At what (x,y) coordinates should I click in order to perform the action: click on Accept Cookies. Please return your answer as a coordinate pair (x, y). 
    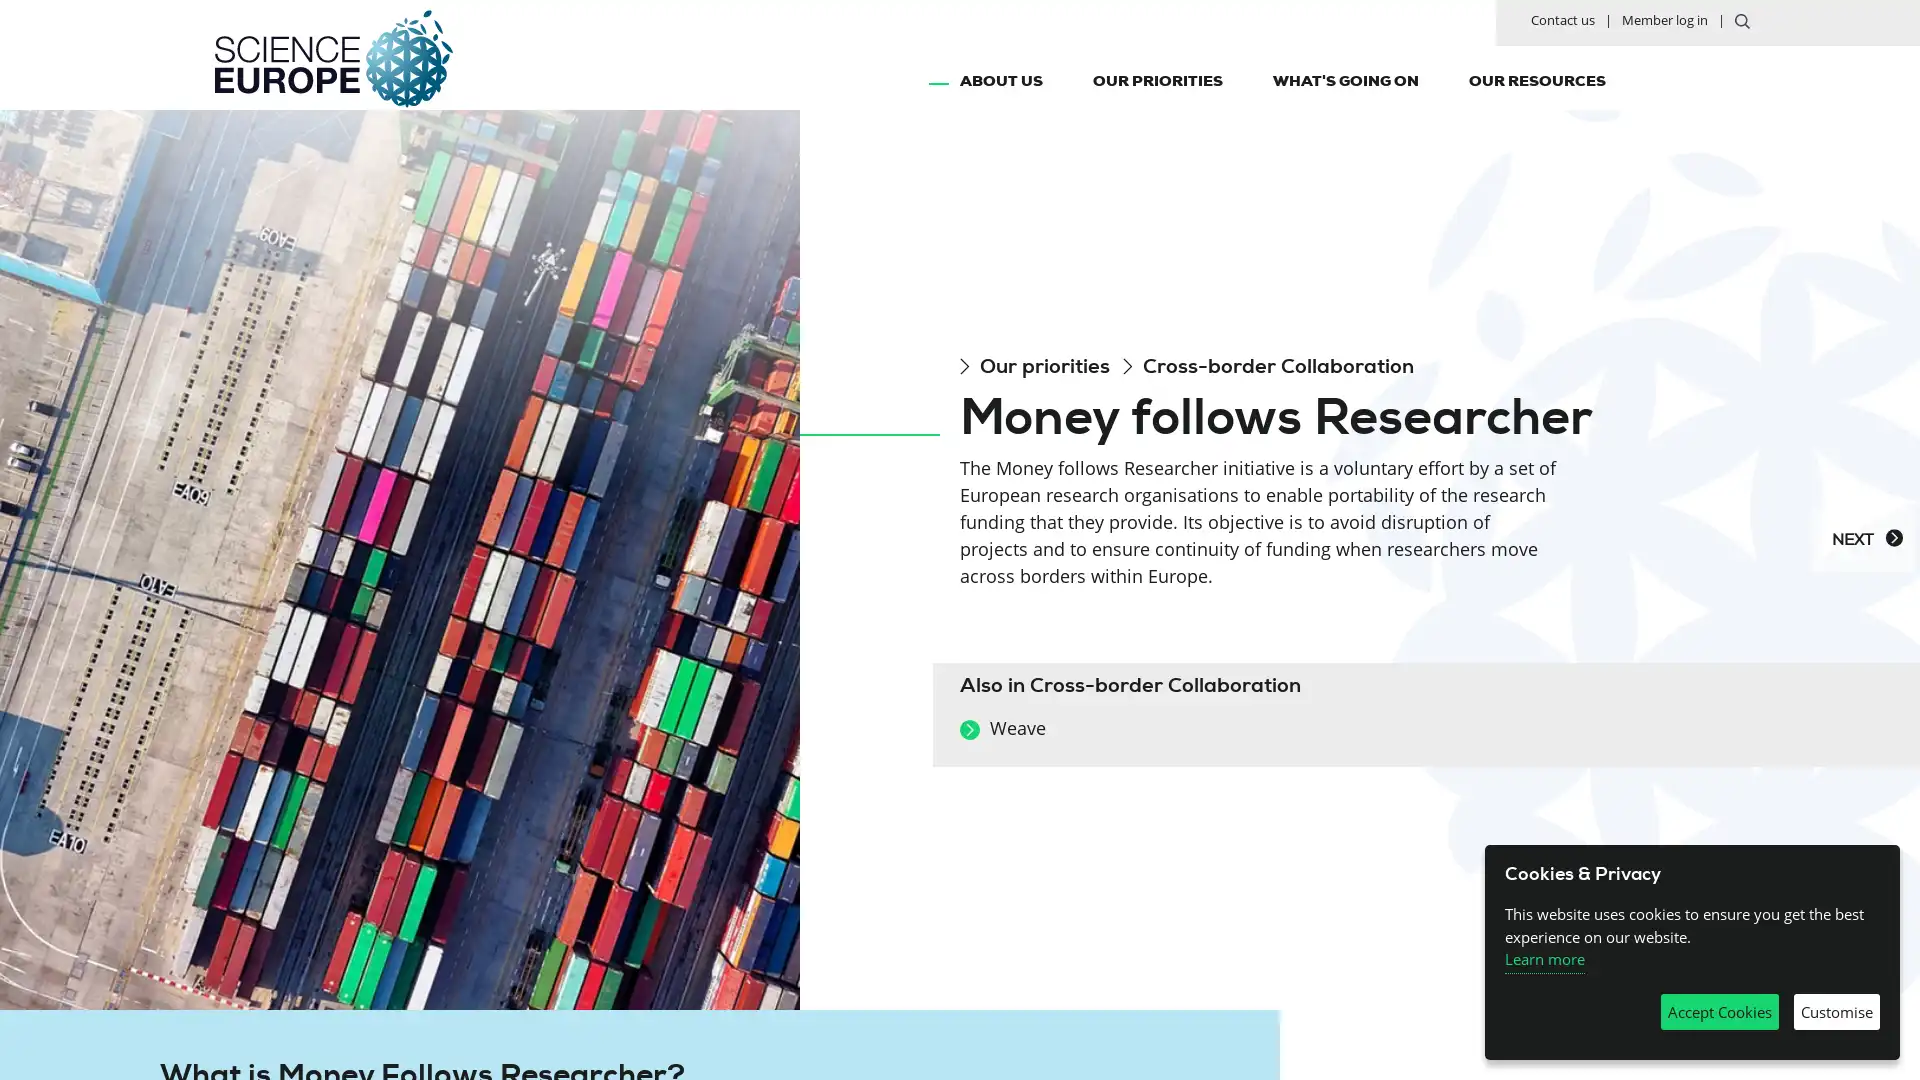
    Looking at the image, I should click on (1718, 1011).